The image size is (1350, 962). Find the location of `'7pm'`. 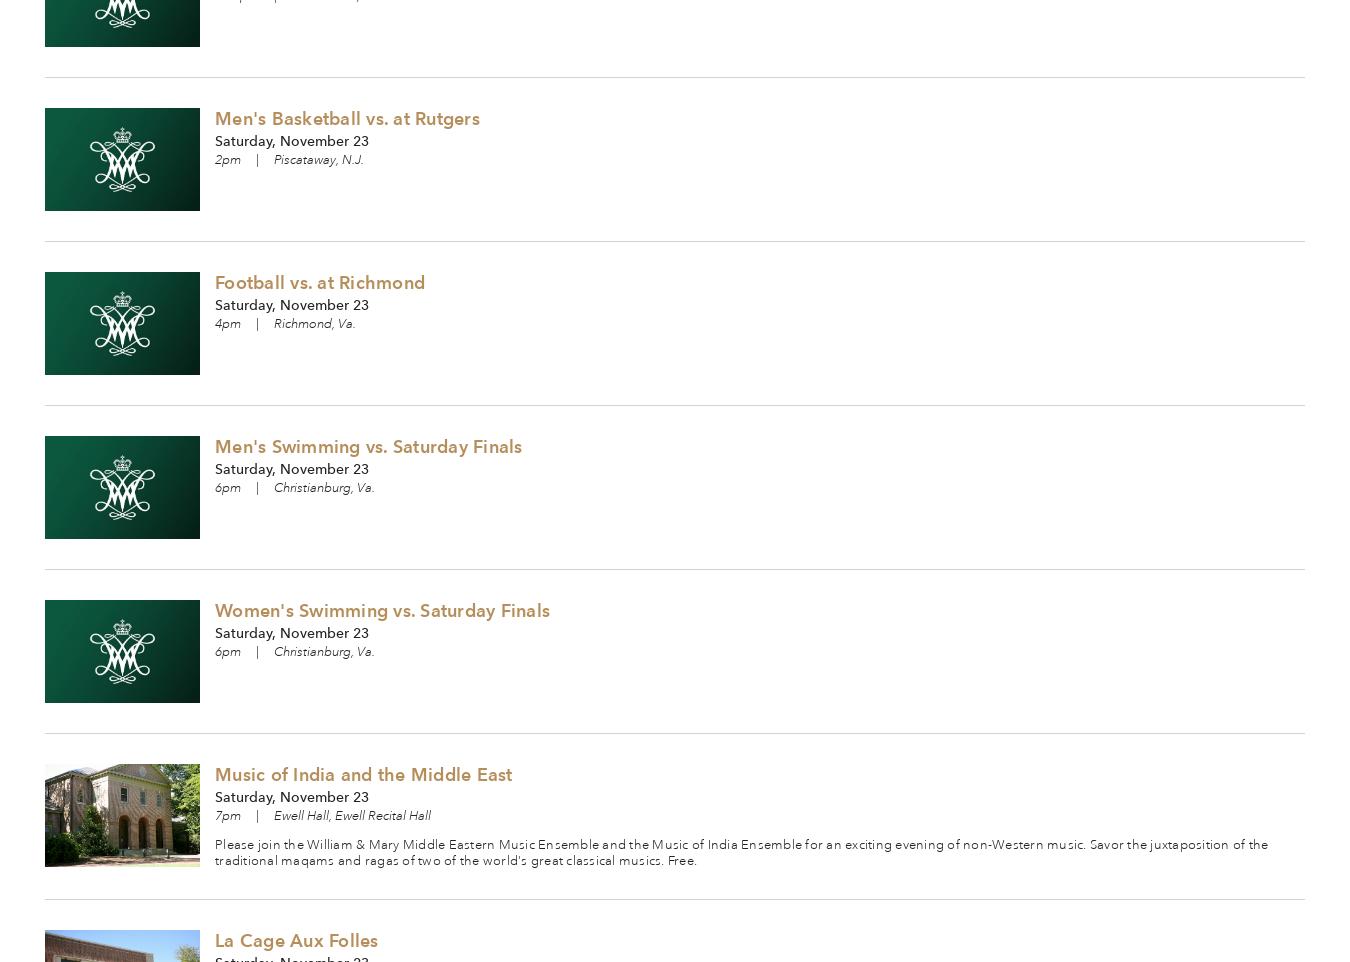

'7pm' is located at coordinates (227, 814).